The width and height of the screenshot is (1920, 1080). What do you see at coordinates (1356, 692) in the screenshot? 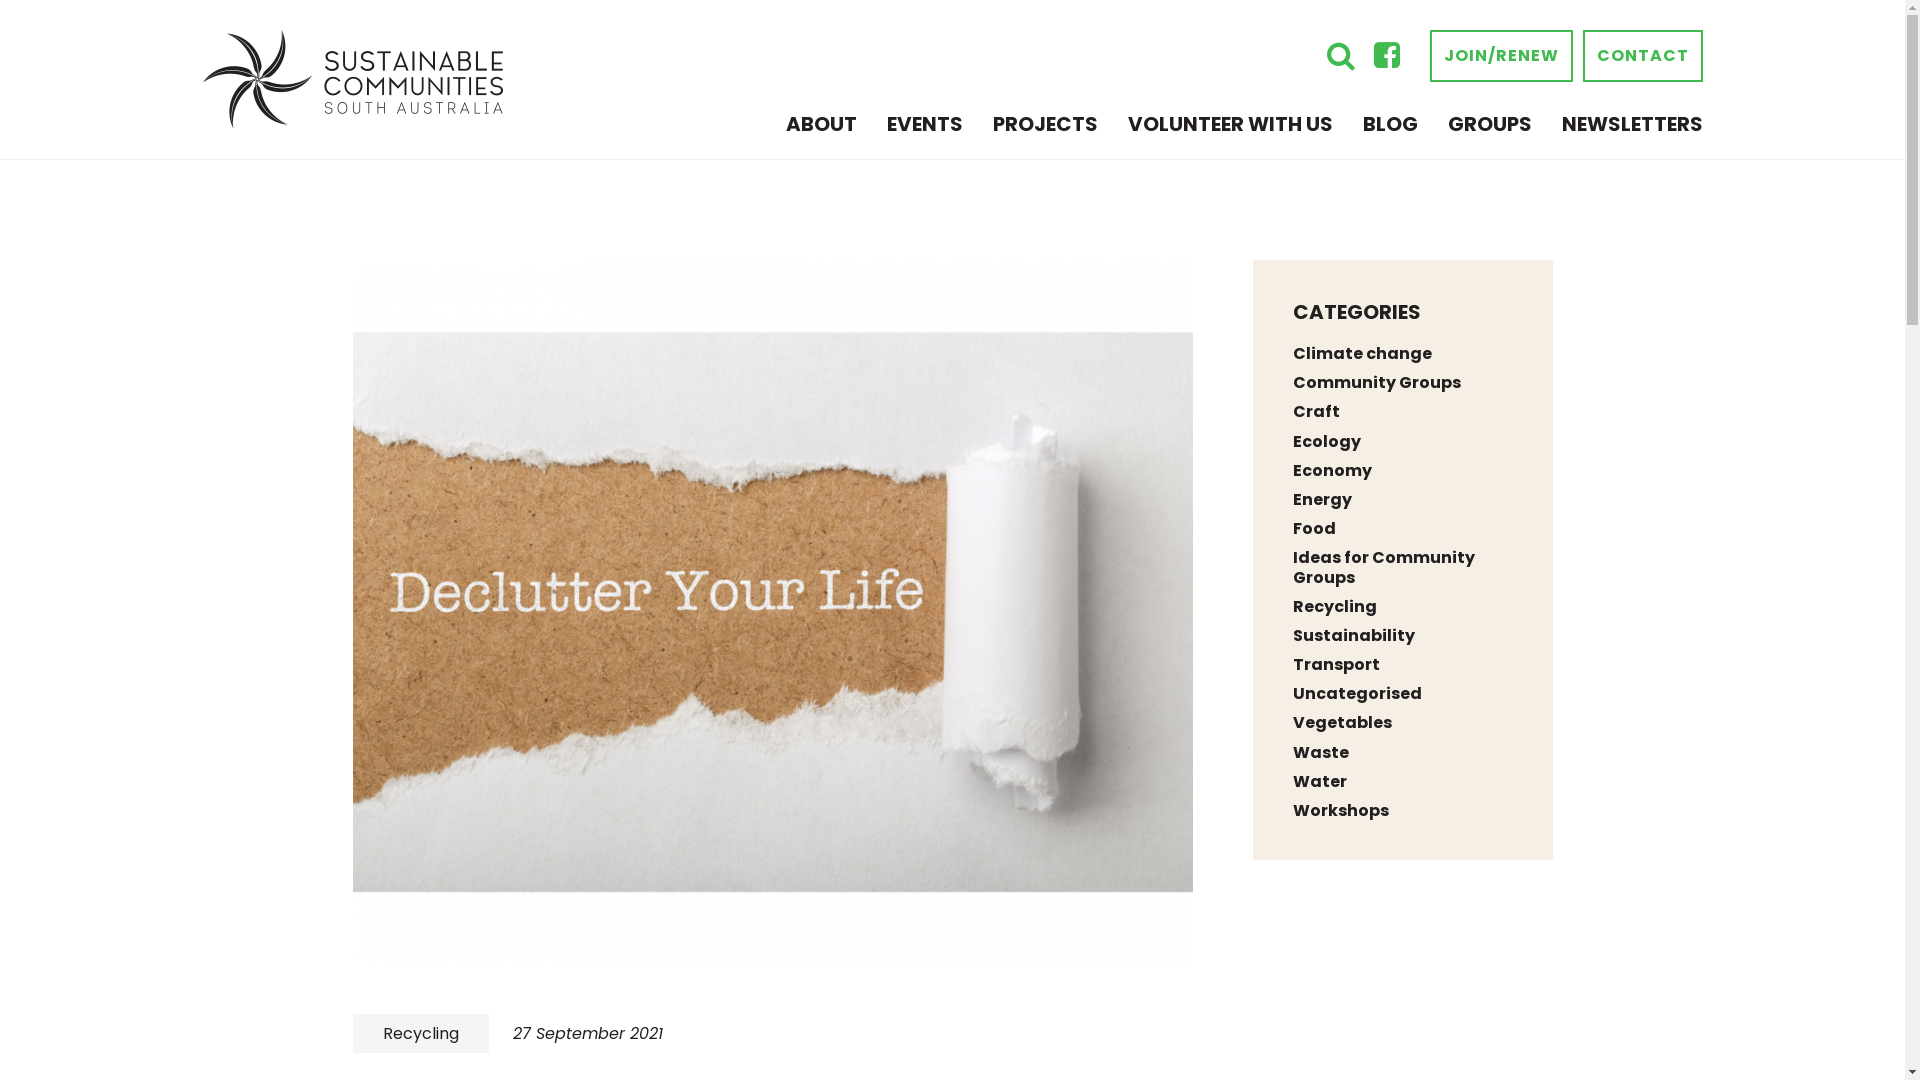
I see `'Uncategorised'` at bounding box center [1356, 692].